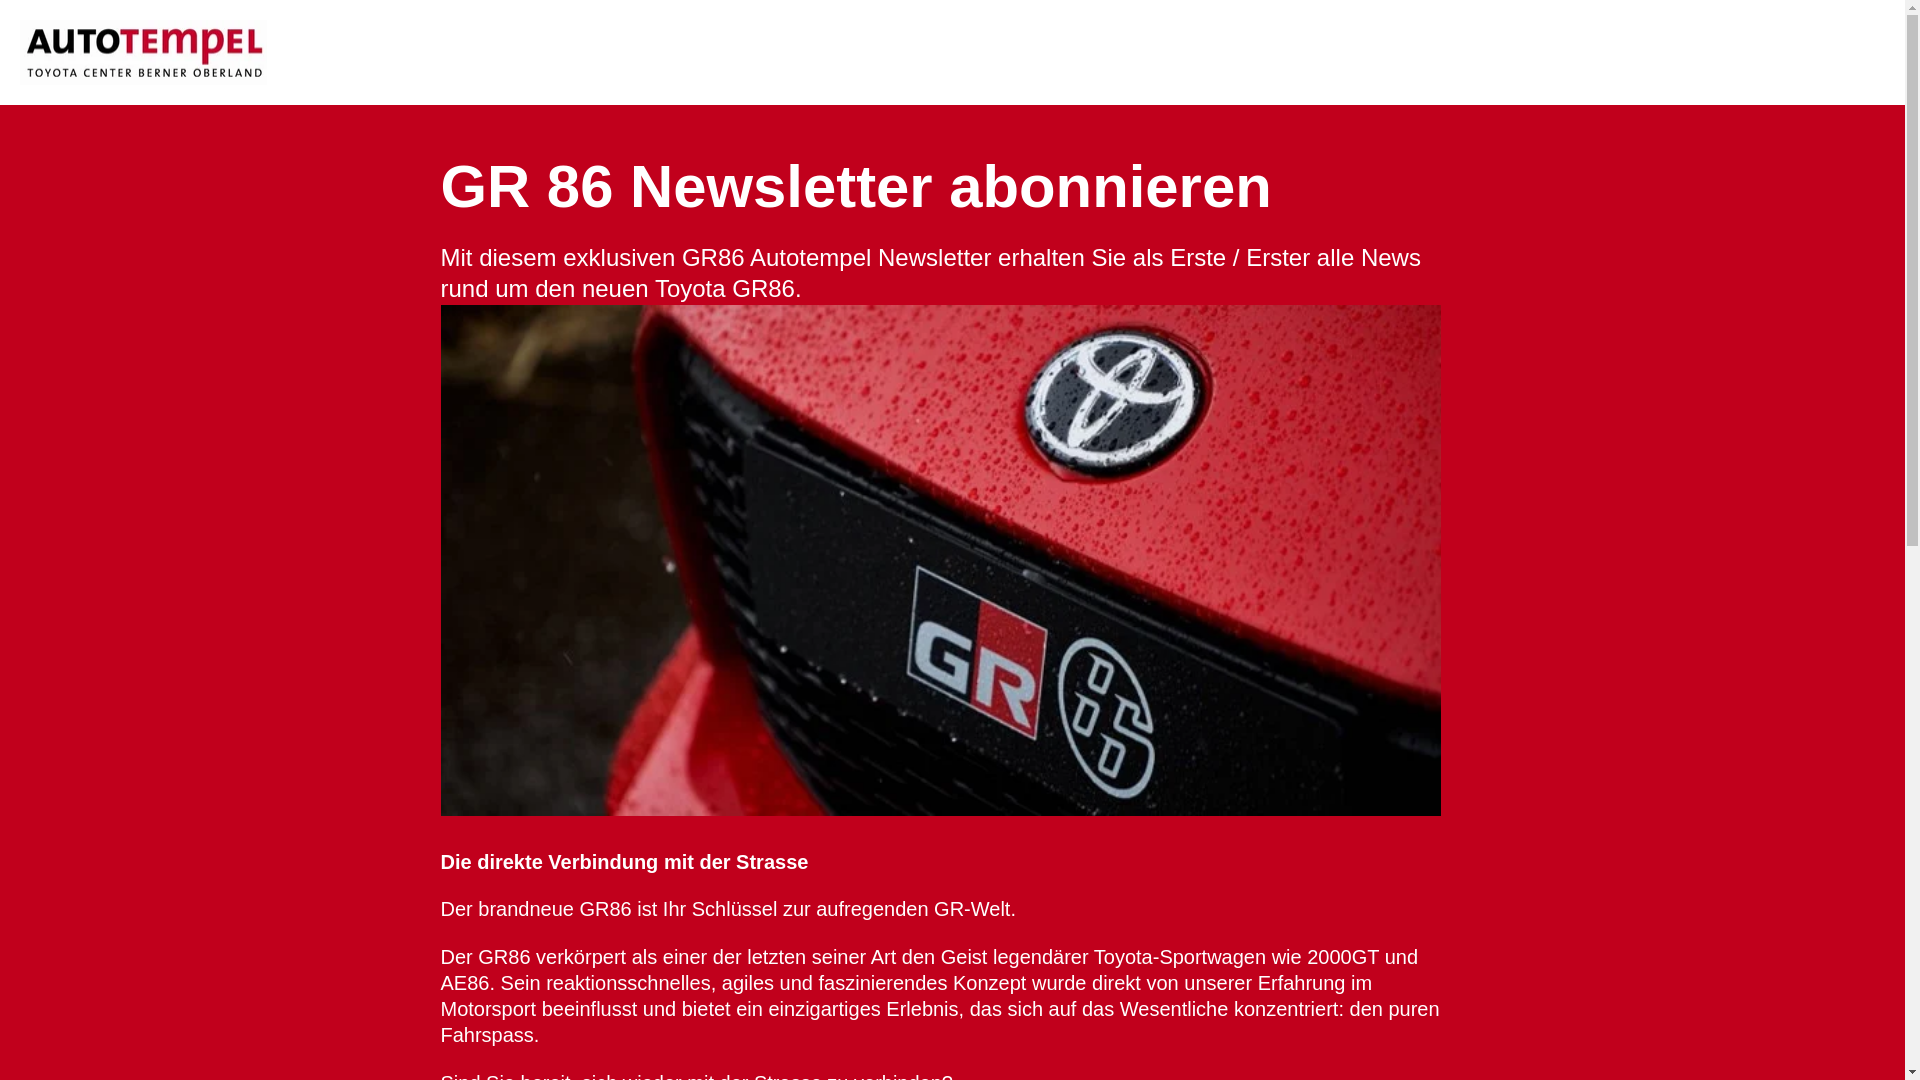 This screenshot has height=1080, width=1920. I want to click on 'Logo Auto Tempel_Toyota Center BEO-1', so click(142, 51).